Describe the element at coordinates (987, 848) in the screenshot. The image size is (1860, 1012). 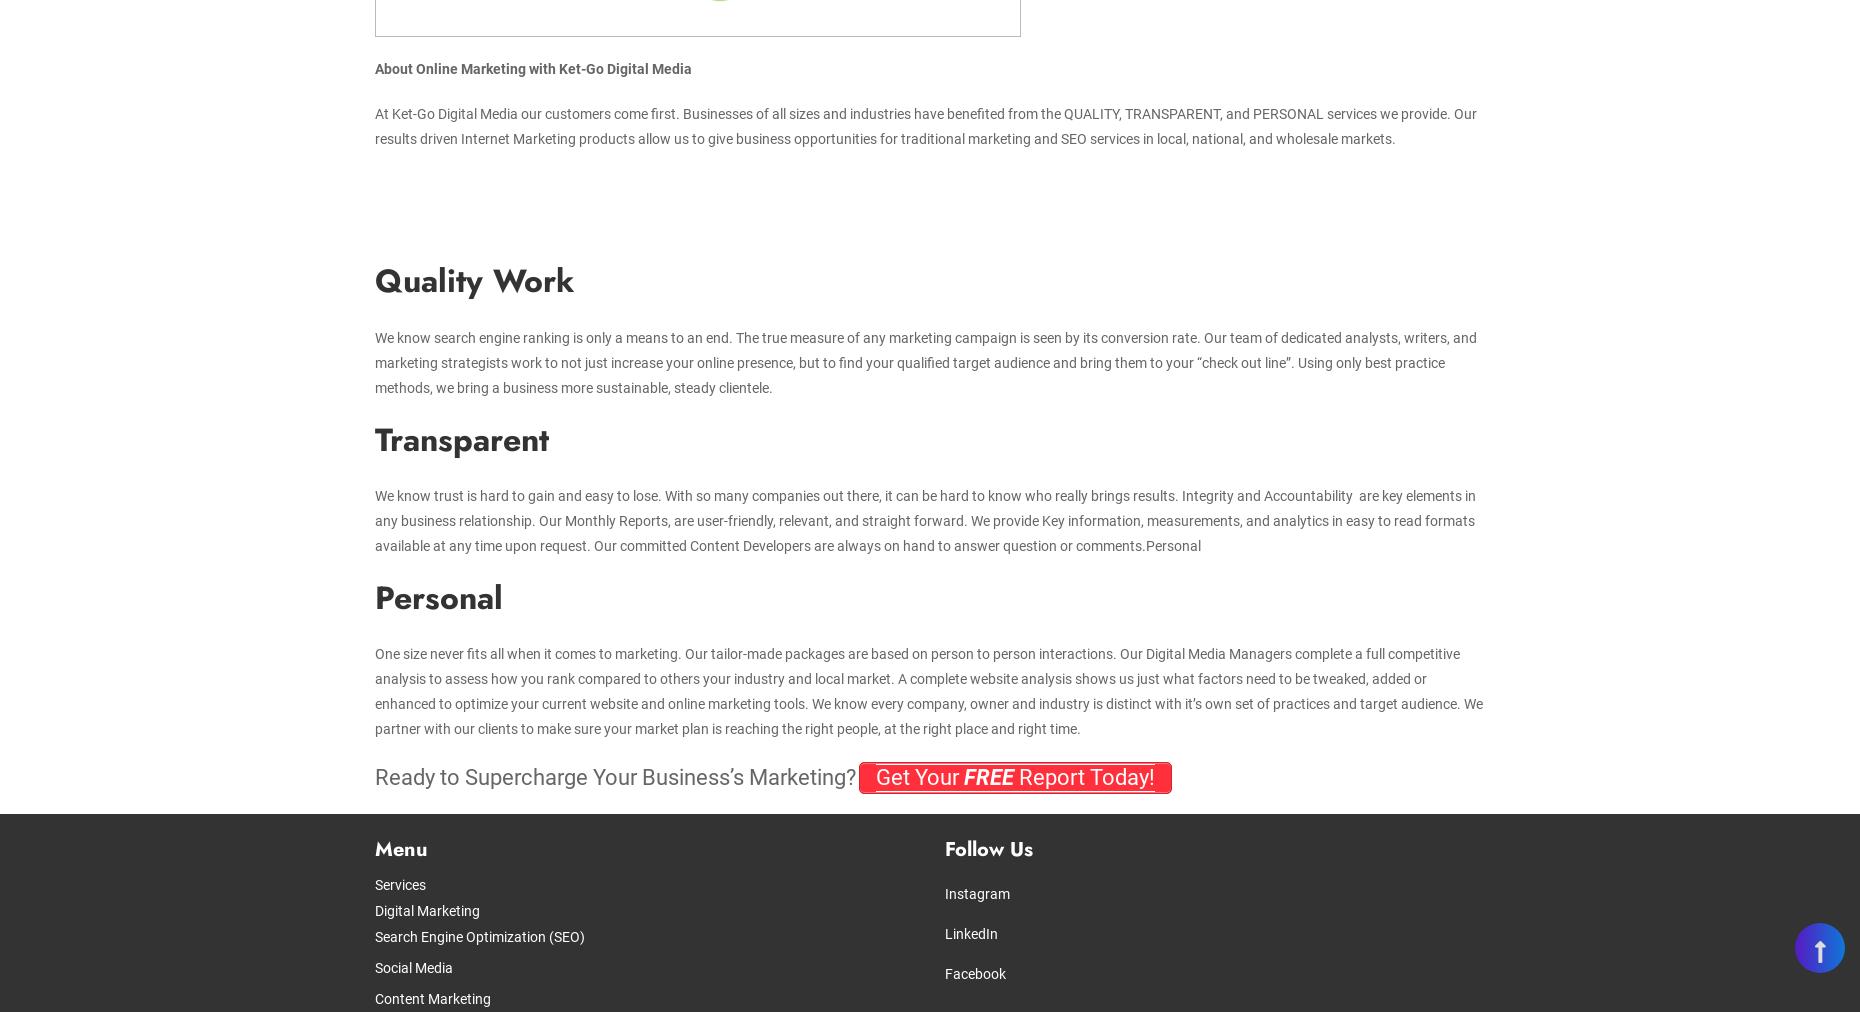
I see `'Follow Us'` at that location.